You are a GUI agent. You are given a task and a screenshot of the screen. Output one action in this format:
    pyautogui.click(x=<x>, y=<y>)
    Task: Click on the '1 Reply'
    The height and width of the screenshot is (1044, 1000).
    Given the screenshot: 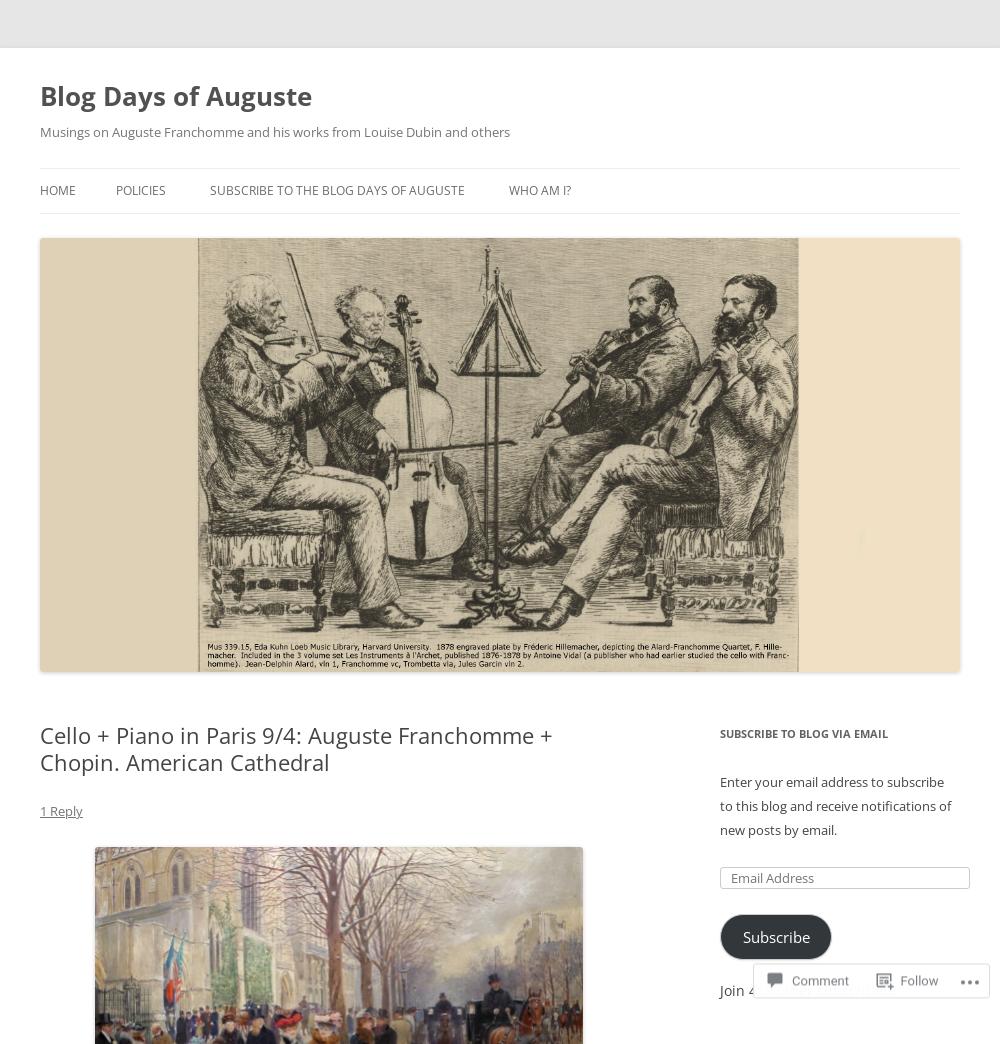 What is the action you would take?
    pyautogui.click(x=61, y=809)
    